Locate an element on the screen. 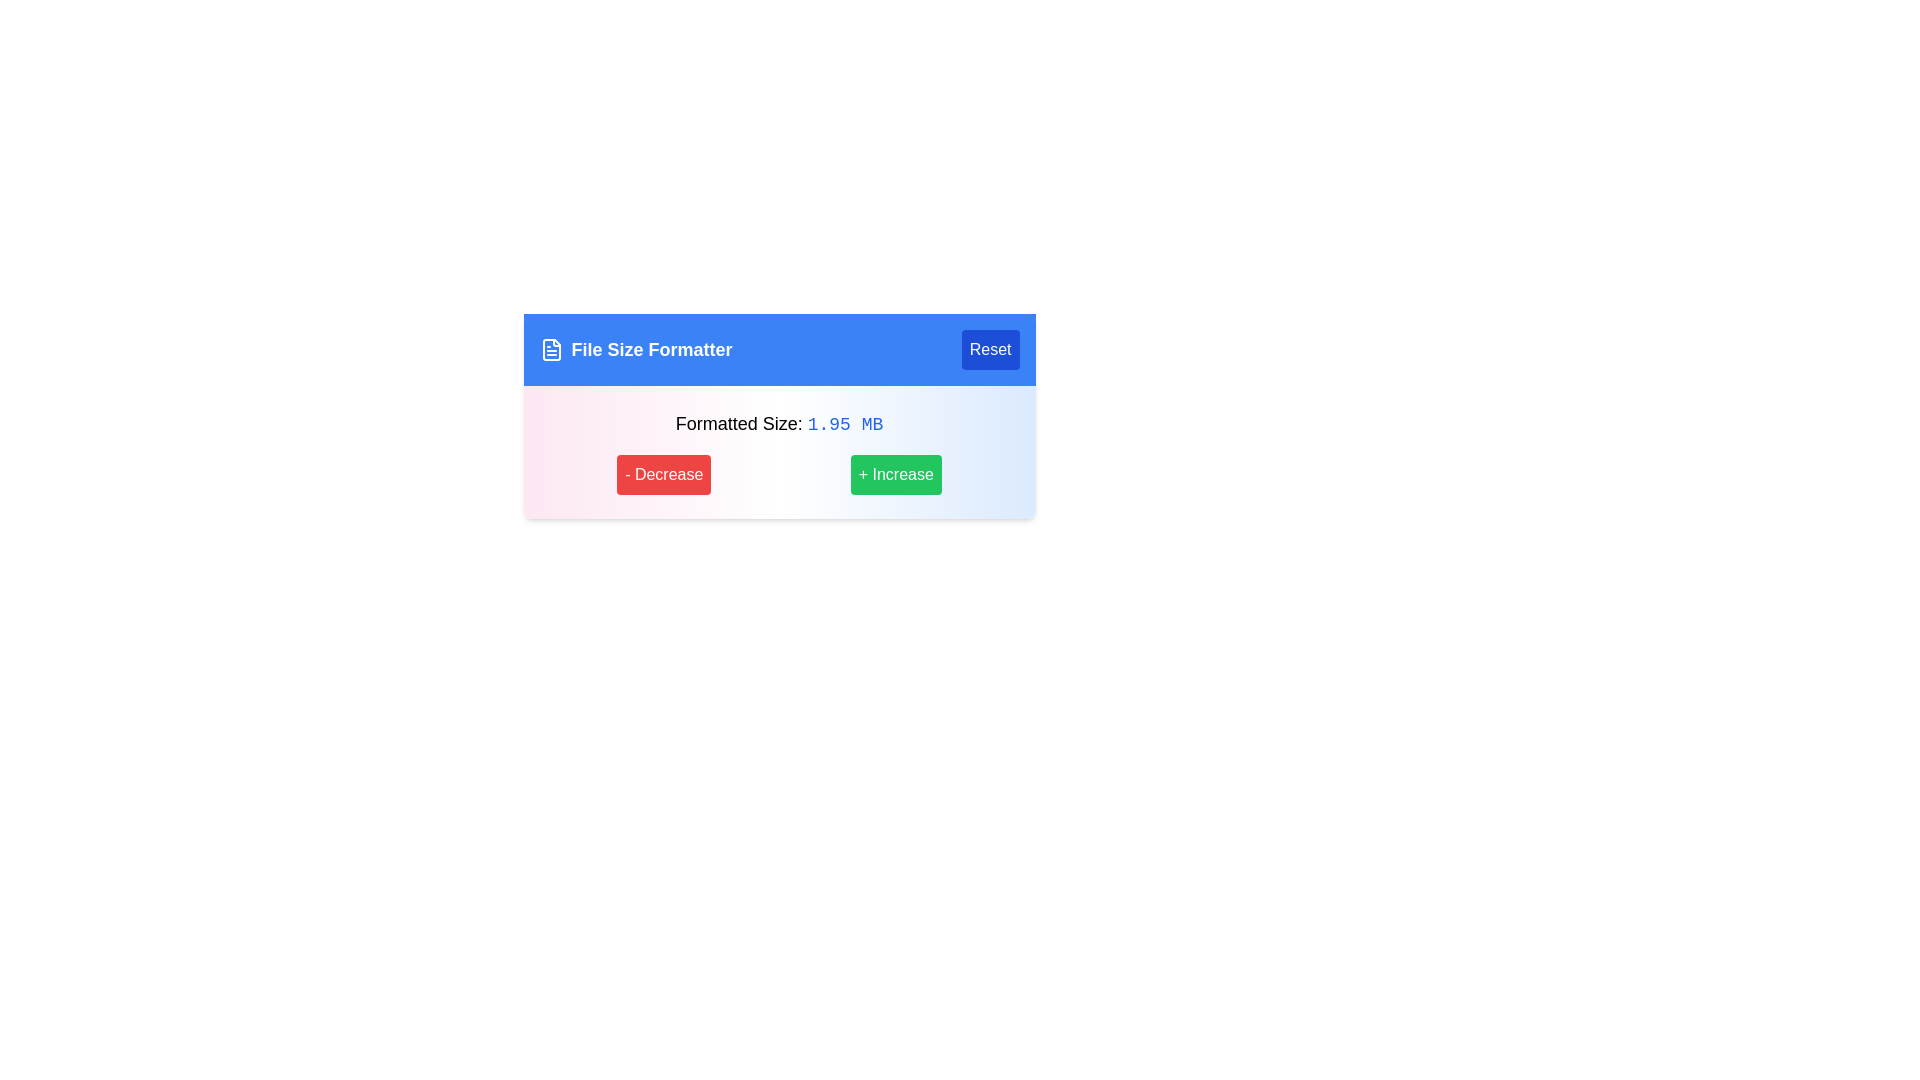  the informational Text Display that shows the formatted size value '1.95 MB', located centrally above the '- Decrease' and '+ Increase' buttons is located at coordinates (778, 423).